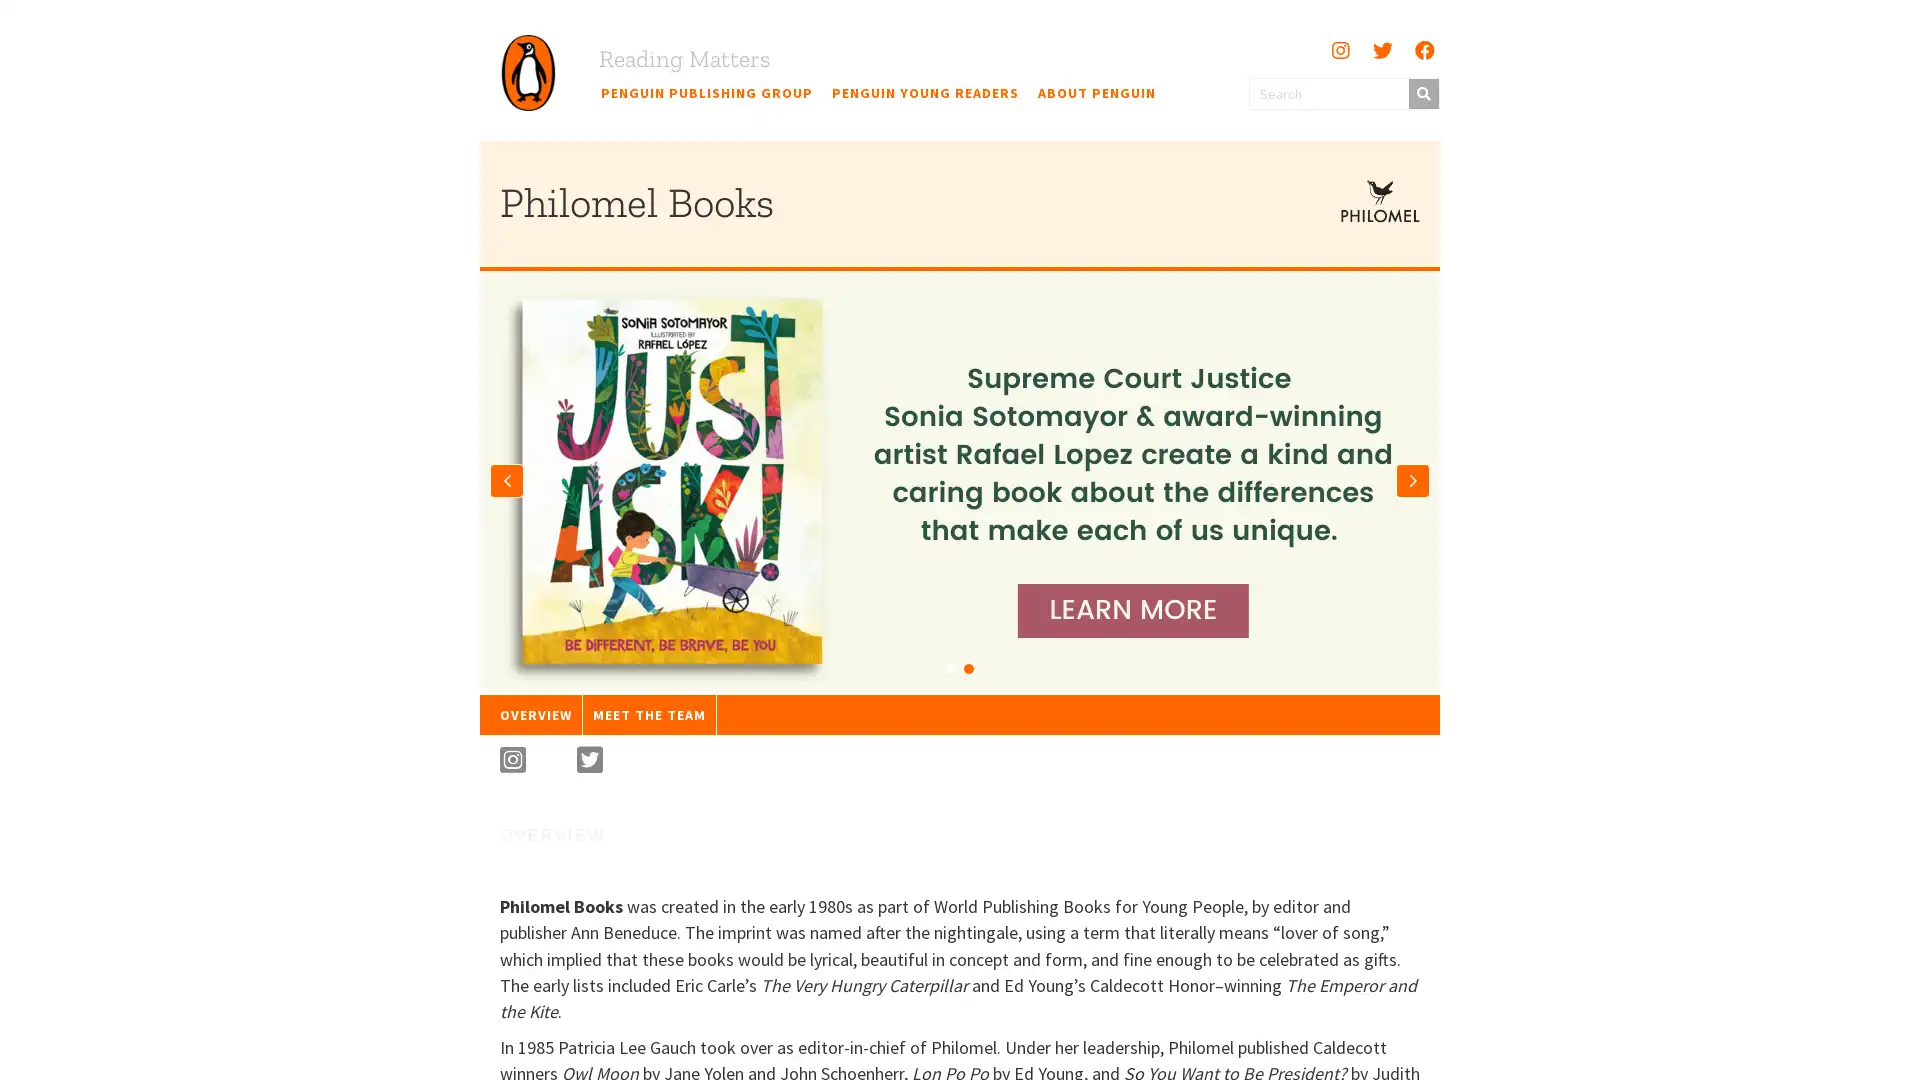  I want to click on She Persisted by Chelsea Clinton and illustrated by Alexandra Boiger, so click(949, 667).